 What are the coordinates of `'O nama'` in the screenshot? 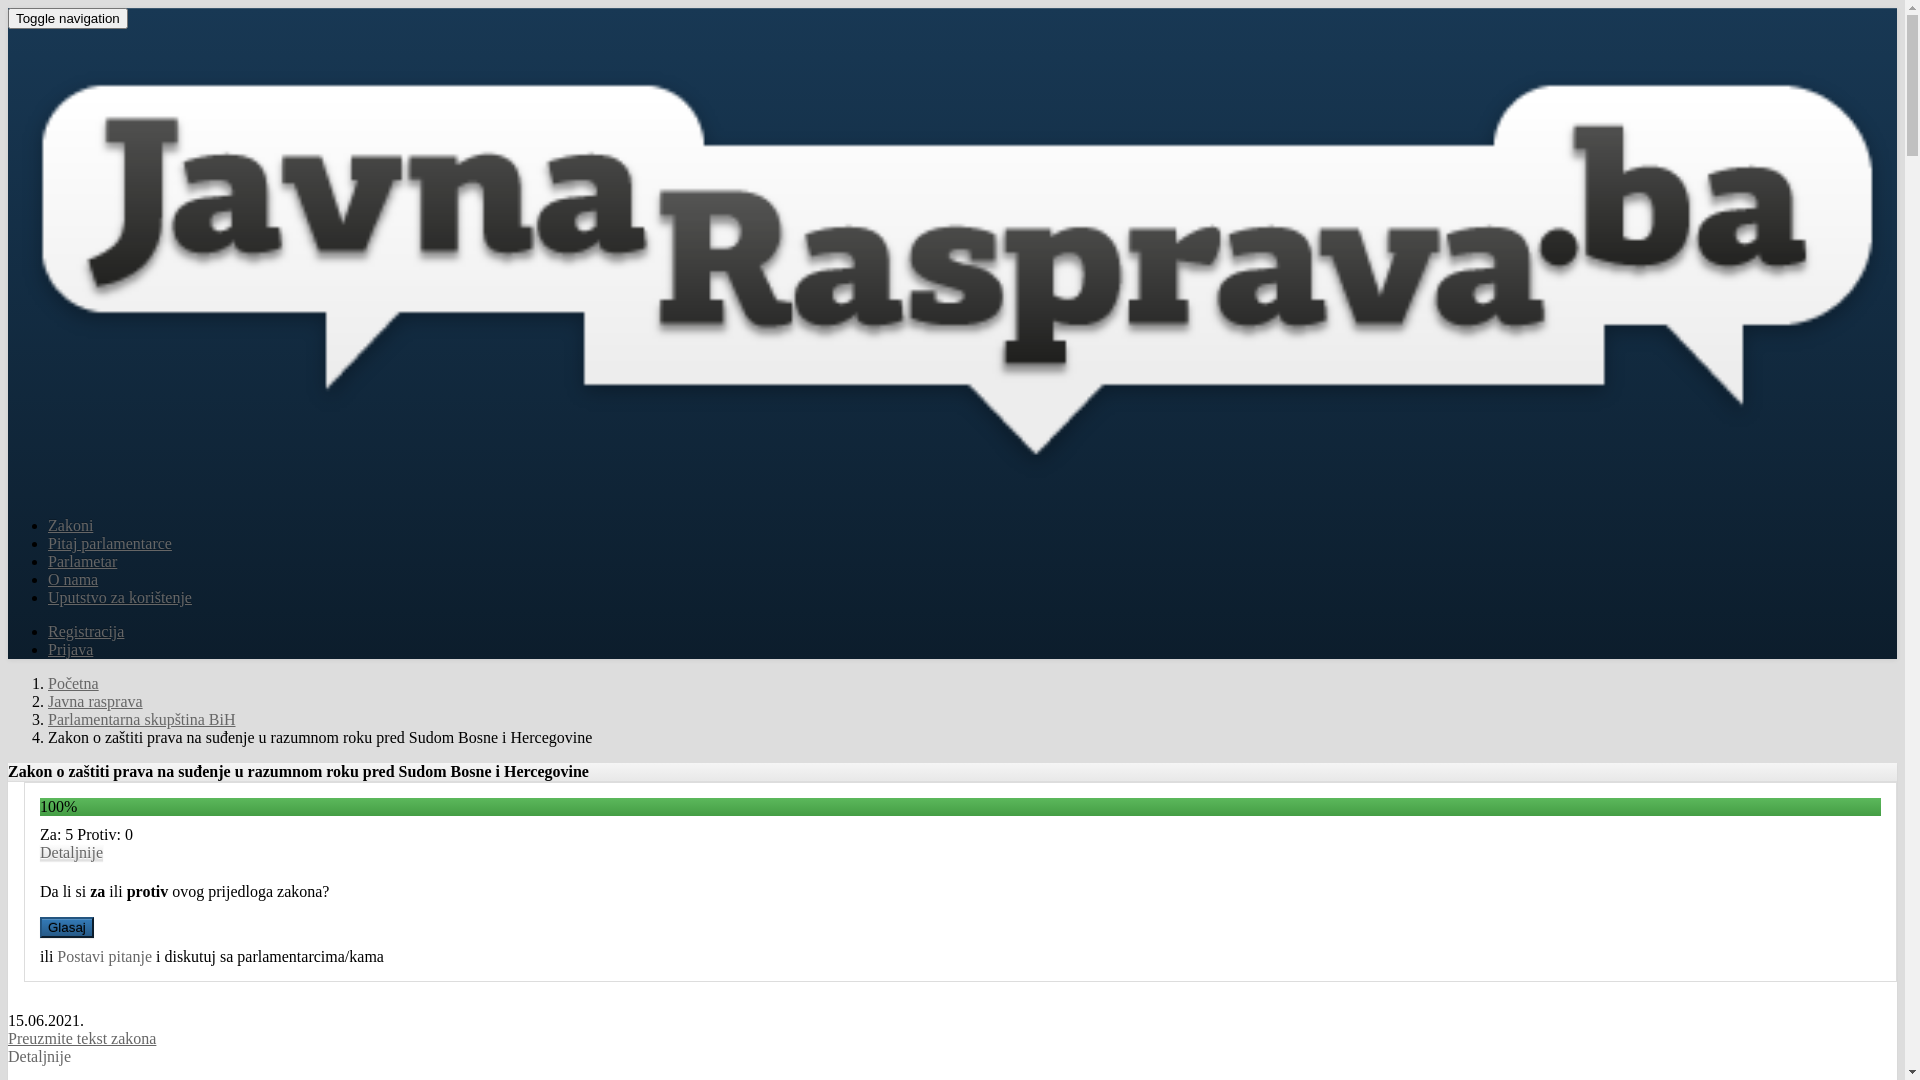 It's located at (72, 579).